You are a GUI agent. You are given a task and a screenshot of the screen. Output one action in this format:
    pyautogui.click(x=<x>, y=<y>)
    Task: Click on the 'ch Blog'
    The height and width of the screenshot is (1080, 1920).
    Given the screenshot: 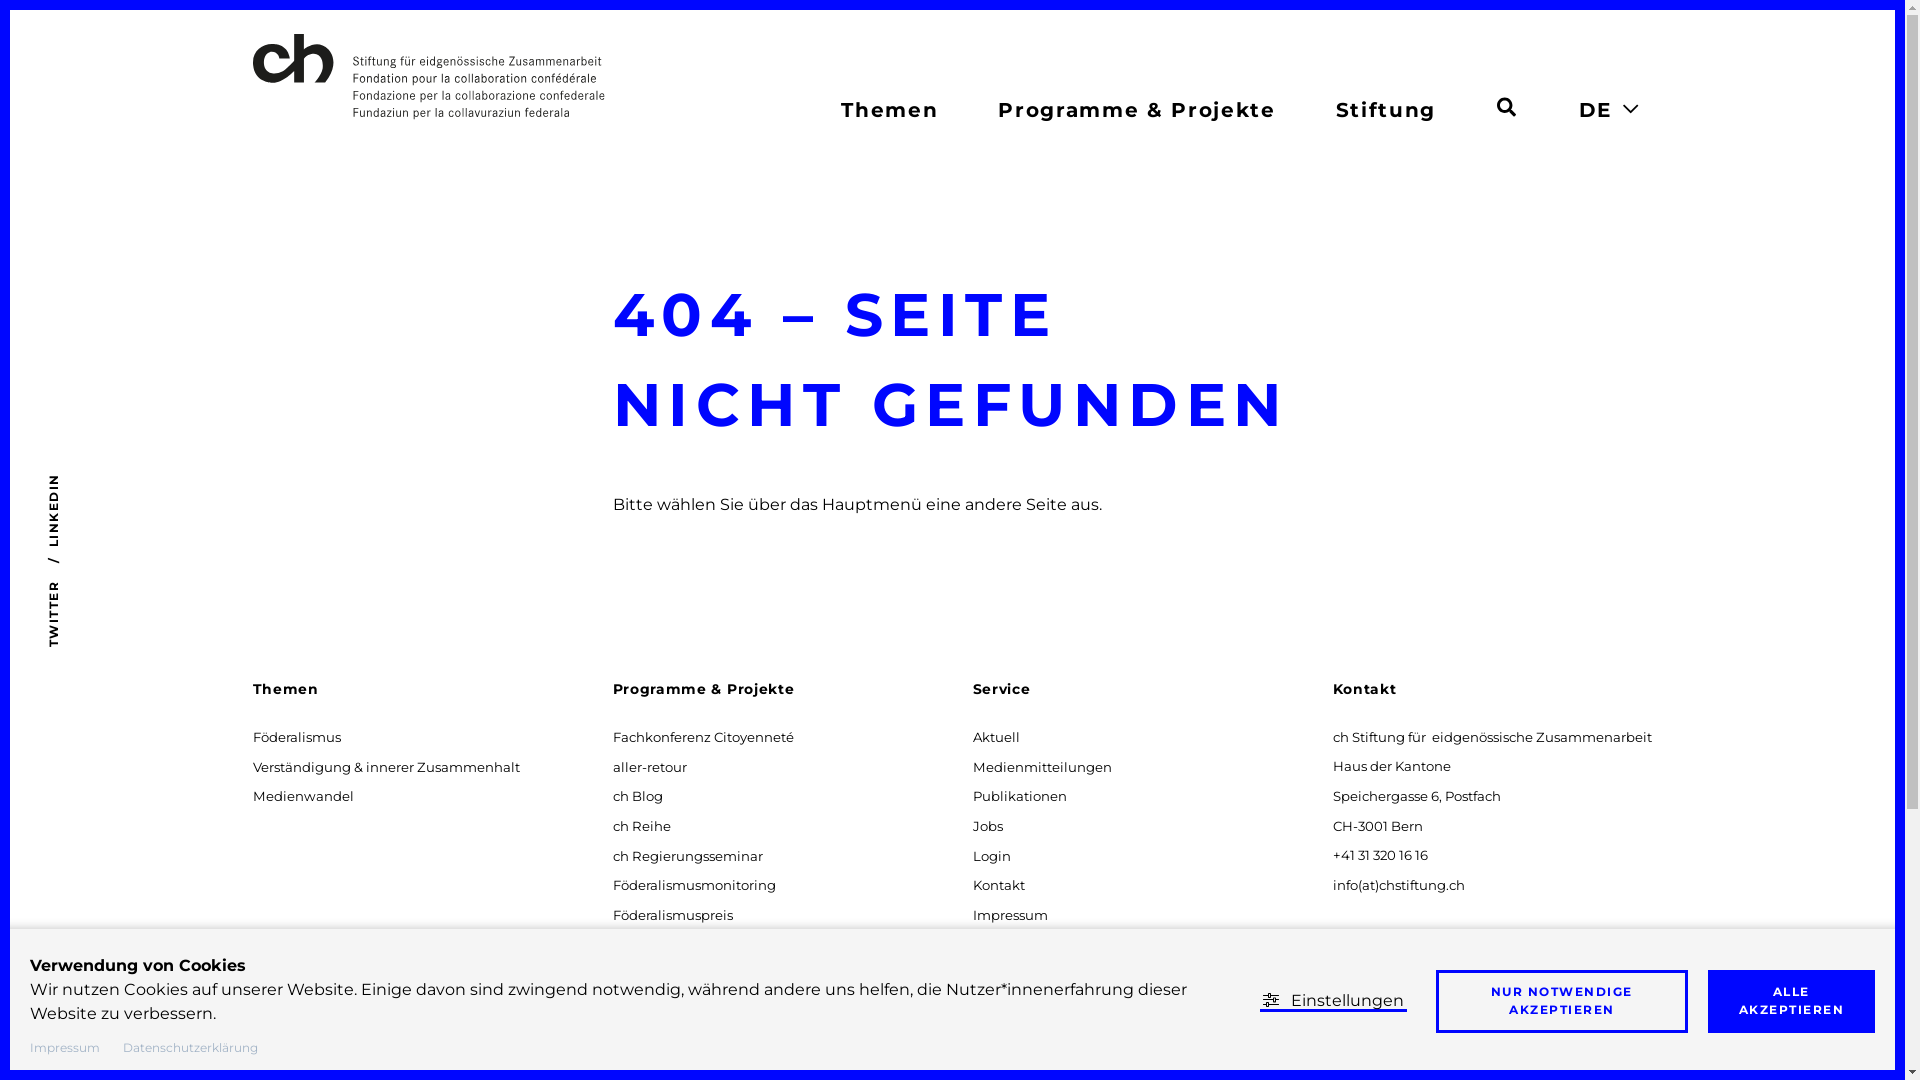 What is the action you would take?
    pyautogui.click(x=608, y=794)
    